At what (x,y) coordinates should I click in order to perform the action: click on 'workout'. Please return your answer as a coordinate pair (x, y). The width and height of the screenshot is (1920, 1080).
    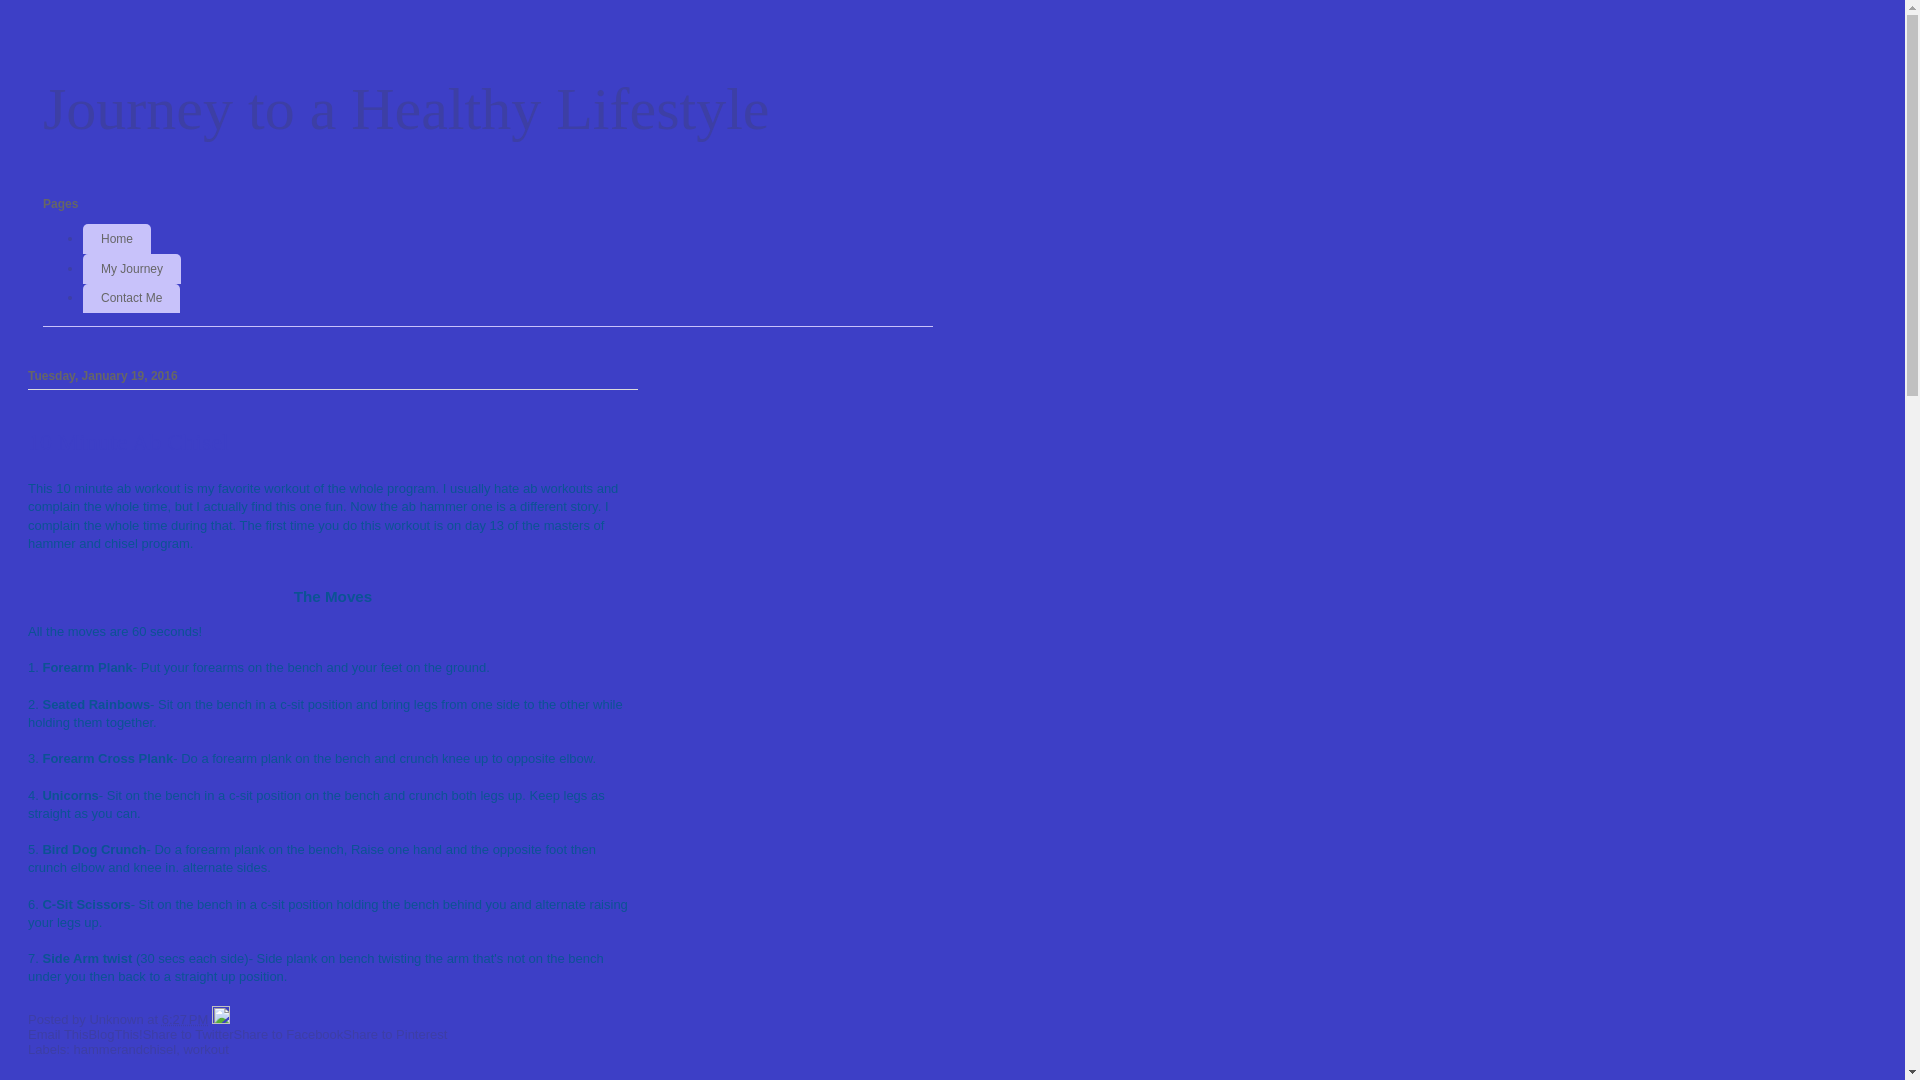
    Looking at the image, I should click on (206, 1048).